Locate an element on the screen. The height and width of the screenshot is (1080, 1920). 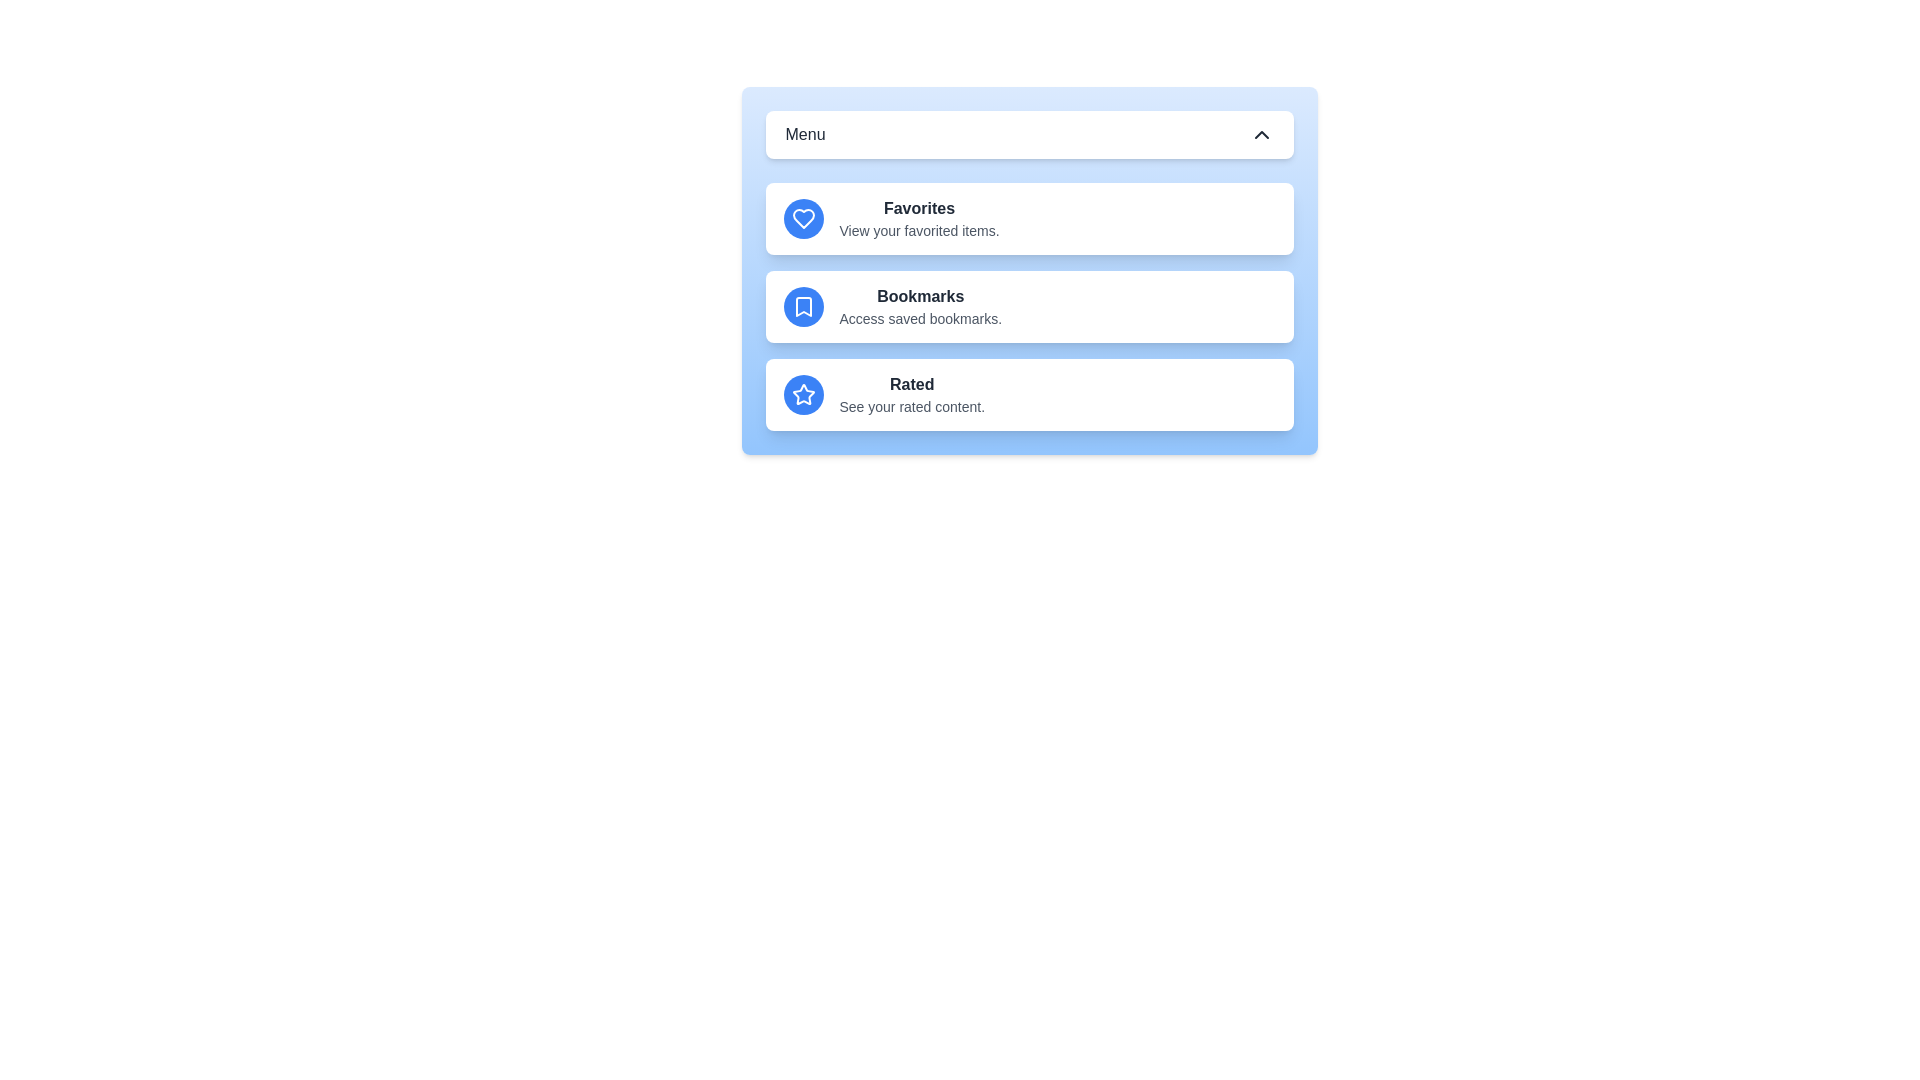
the menu item Favorites is located at coordinates (1029, 219).